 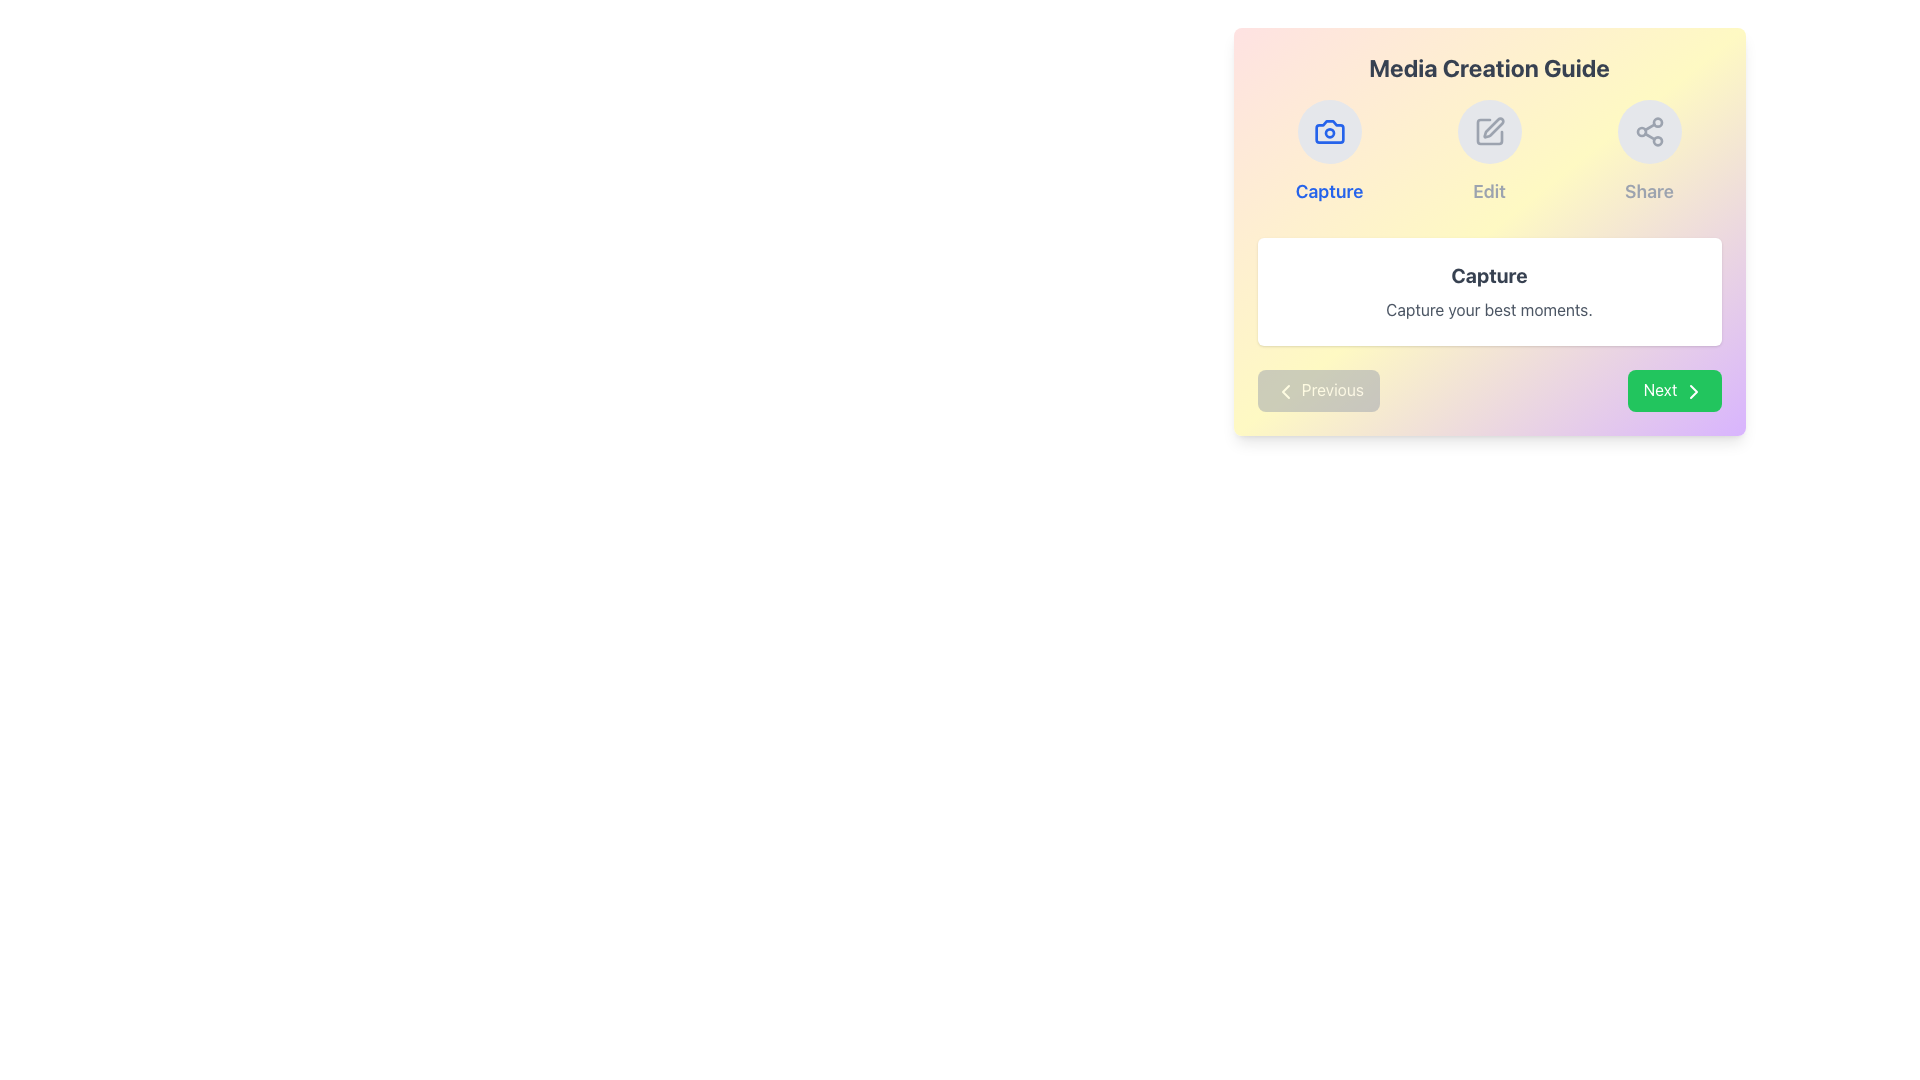 What do you see at coordinates (1649, 192) in the screenshot?
I see `the Text Label providing a description for the share icon in the top right section of the 'Media Creation Guide' card` at bounding box center [1649, 192].